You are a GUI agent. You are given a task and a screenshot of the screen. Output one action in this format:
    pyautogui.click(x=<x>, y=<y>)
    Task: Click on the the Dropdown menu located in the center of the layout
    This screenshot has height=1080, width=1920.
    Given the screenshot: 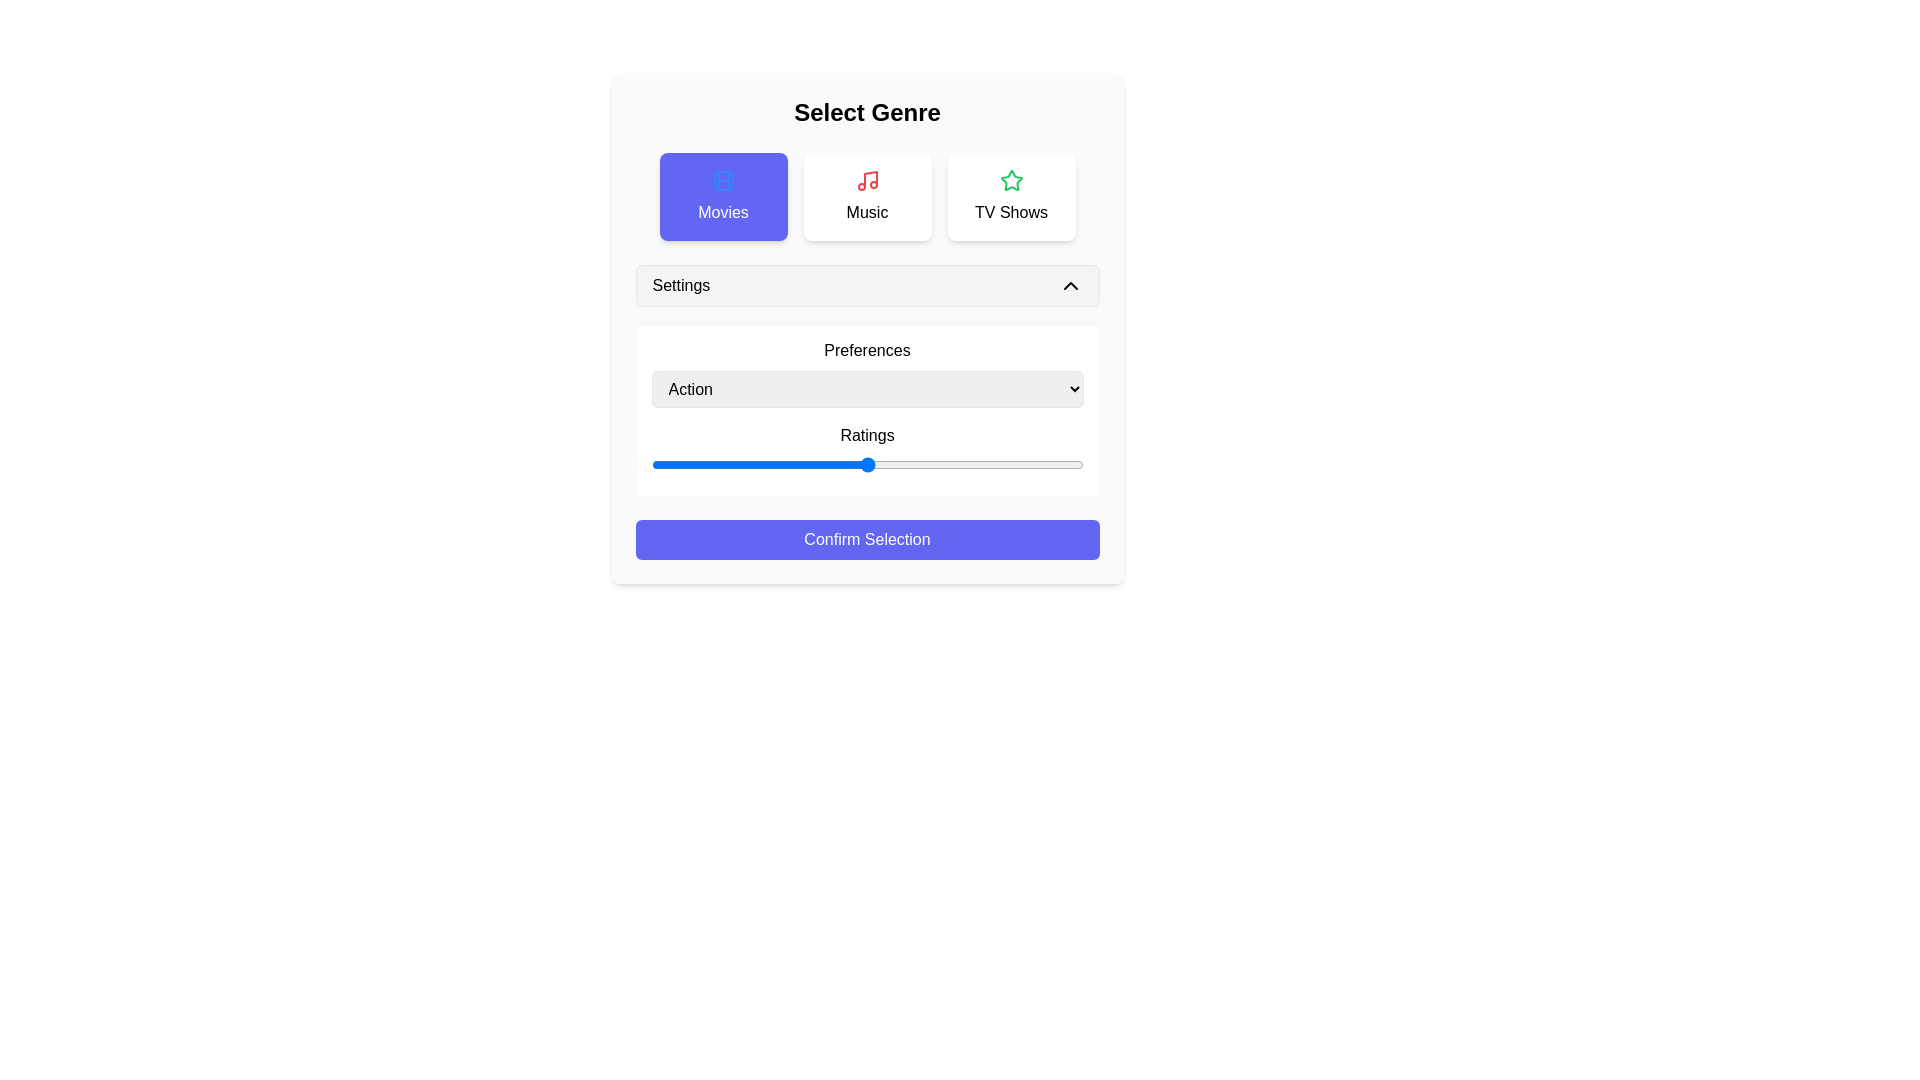 What is the action you would take?
    pyautogui.click(x=867, y=373)
    